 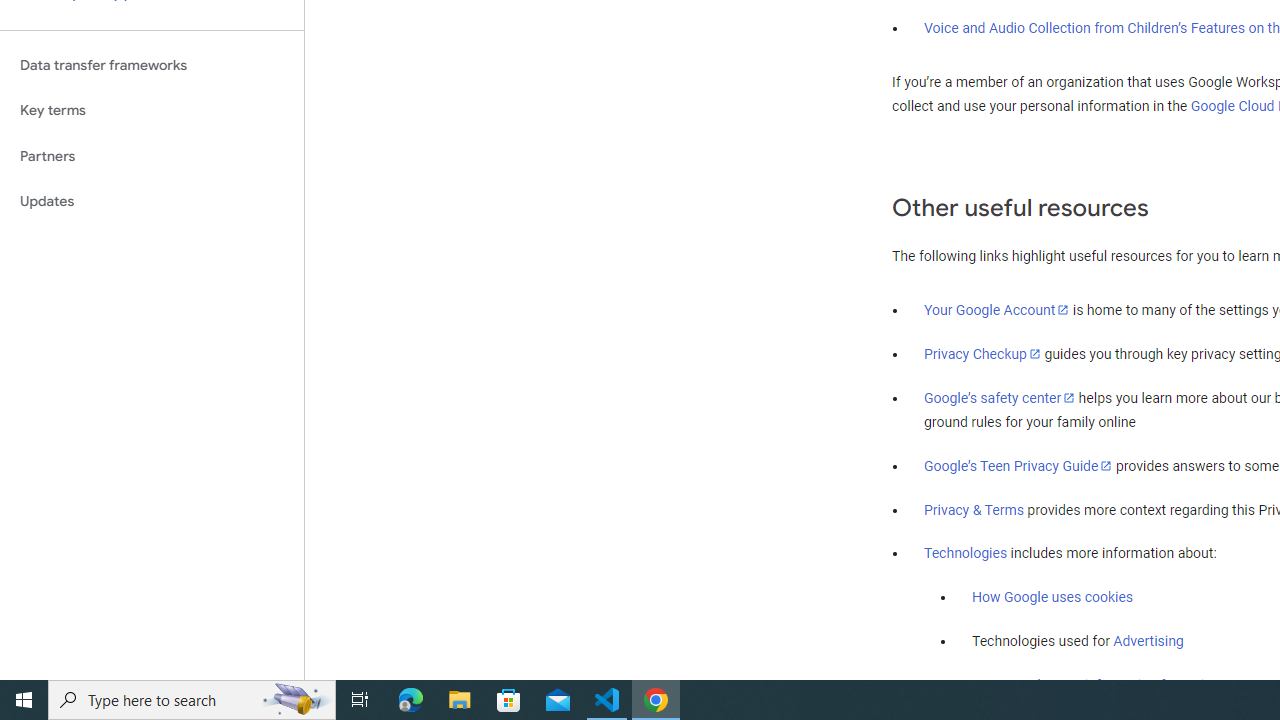 I want to click on 'Privacy Checkup', so click(x=982, y=352).